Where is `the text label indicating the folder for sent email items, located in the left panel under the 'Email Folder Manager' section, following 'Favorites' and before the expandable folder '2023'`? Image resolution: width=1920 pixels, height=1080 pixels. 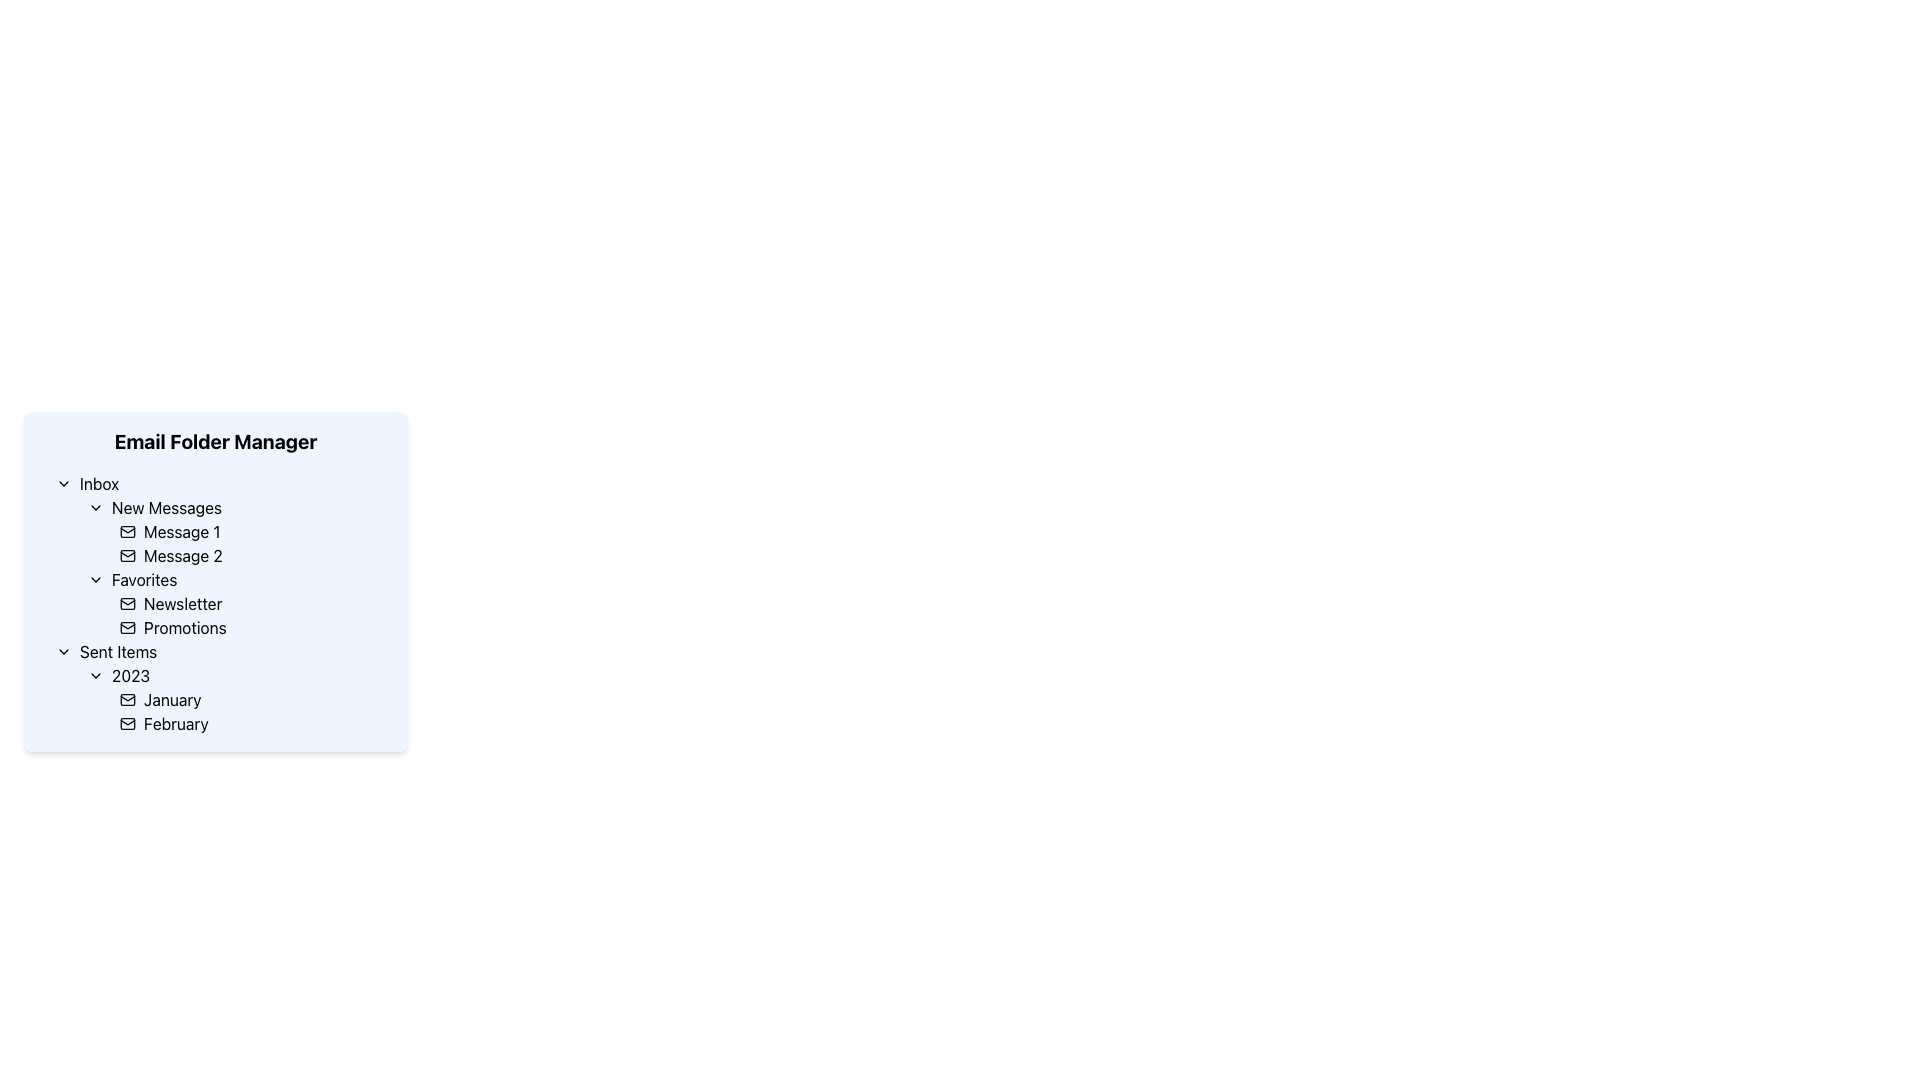 the text label indicating the folder for sent email items, located in the left panel under the 'Email Folder Manager' section, following 'Favorites' and before the expandable folder '2023' is located at coordinates (117, 651).